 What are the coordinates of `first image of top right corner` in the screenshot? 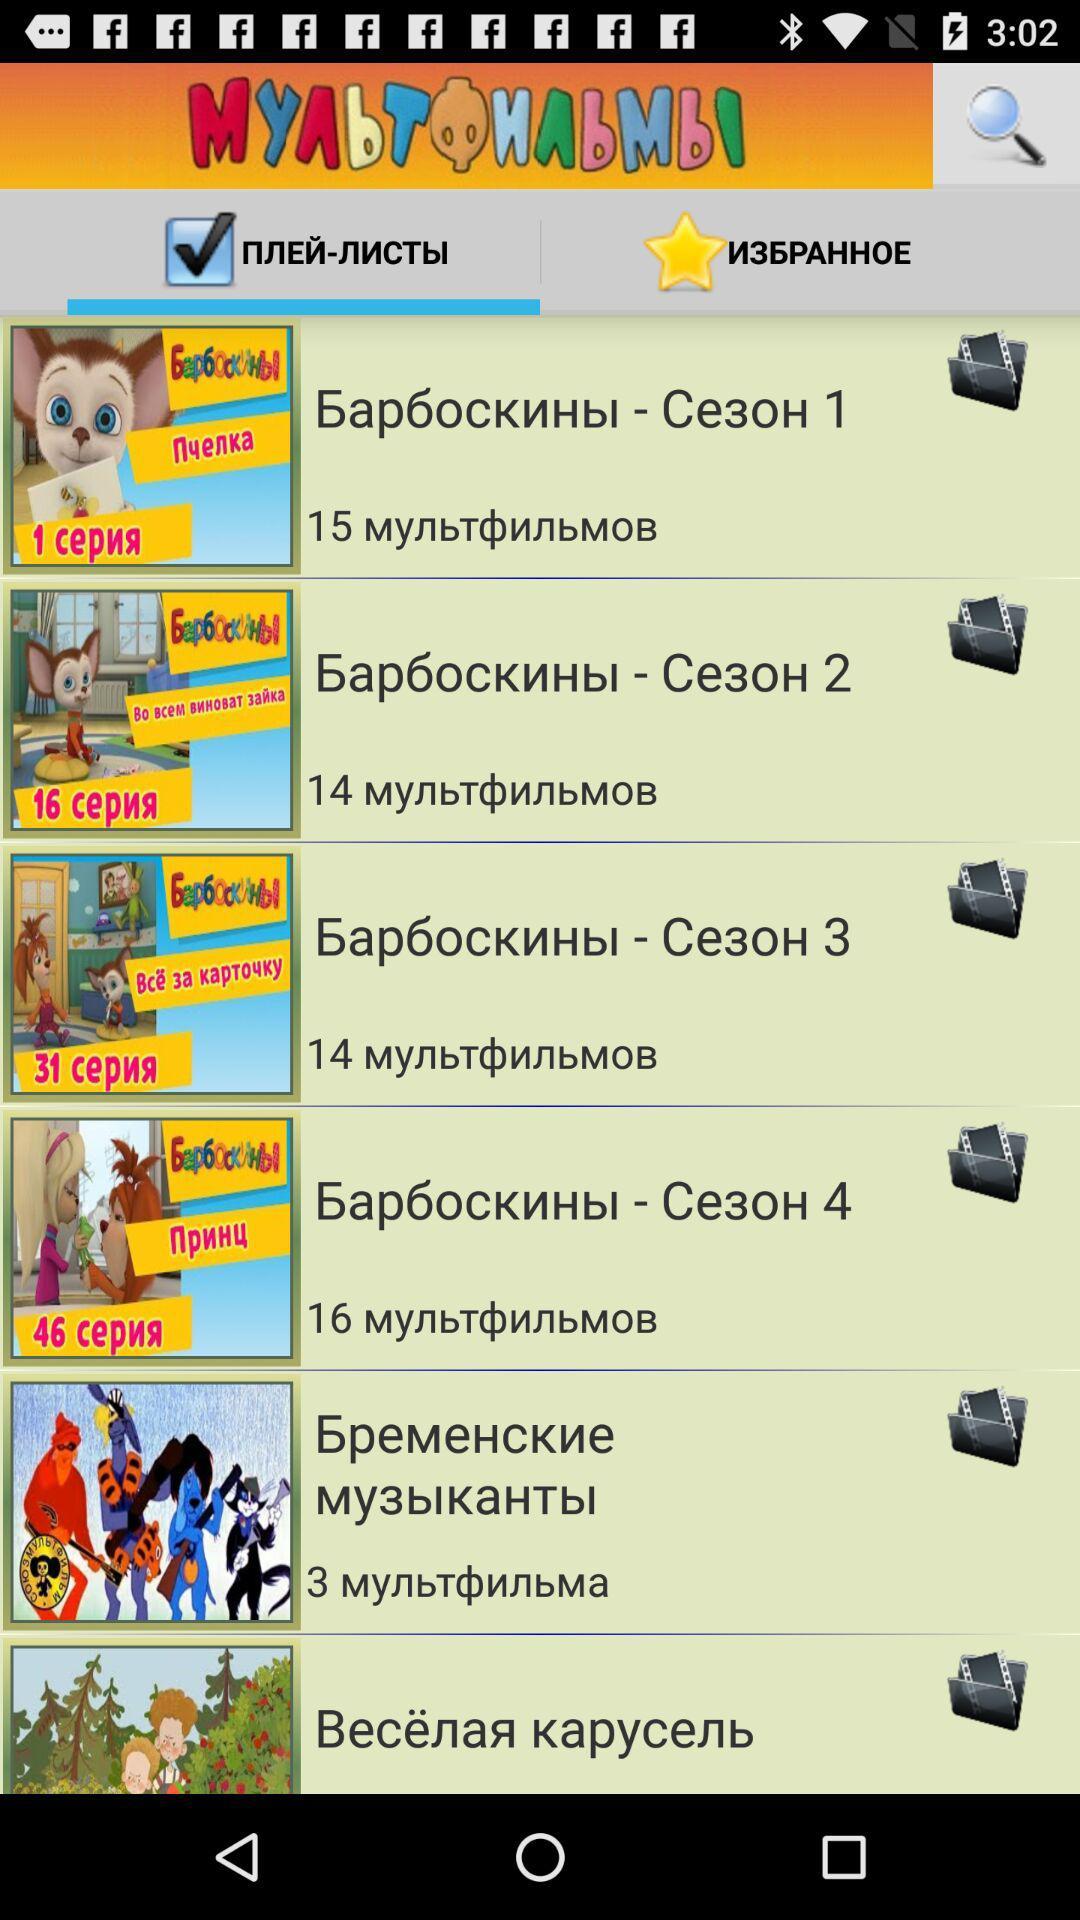 It's located at (986, 370).